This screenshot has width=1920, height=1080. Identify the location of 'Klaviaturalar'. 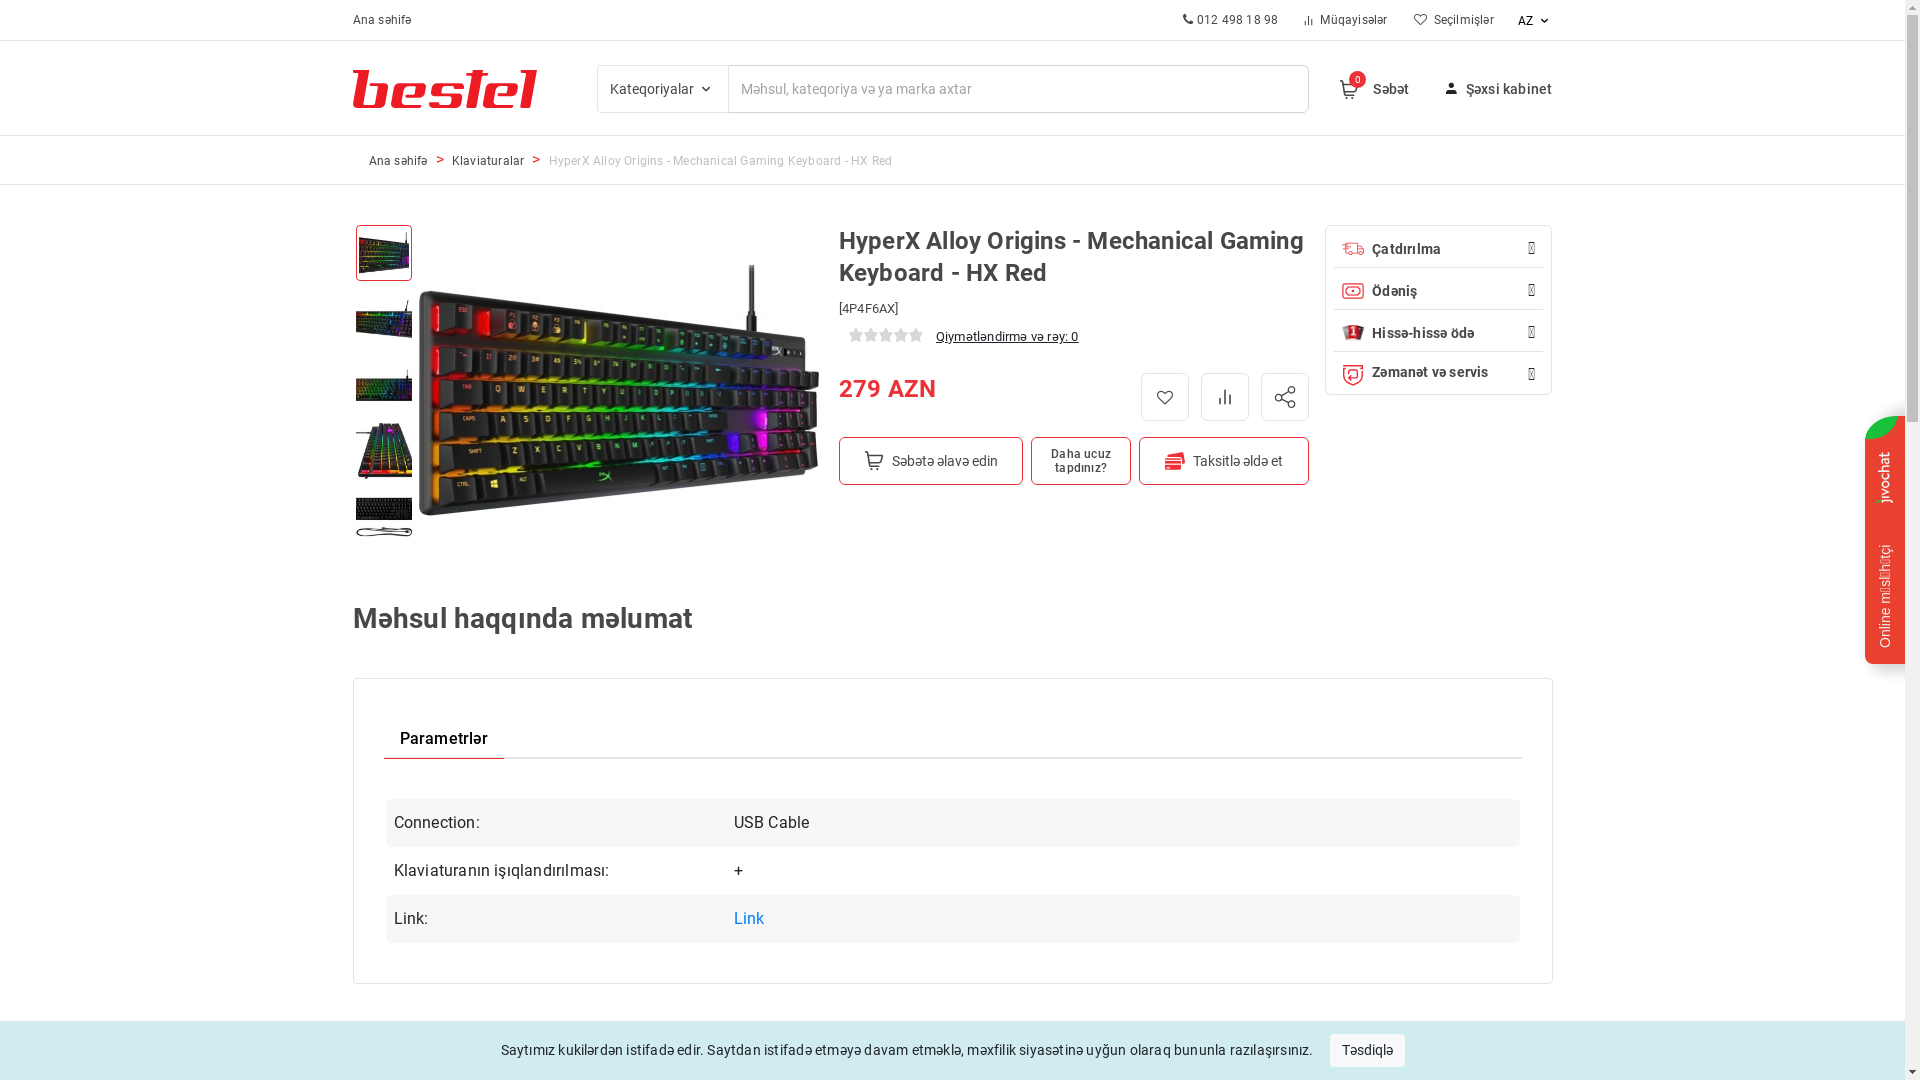
(450, 160).